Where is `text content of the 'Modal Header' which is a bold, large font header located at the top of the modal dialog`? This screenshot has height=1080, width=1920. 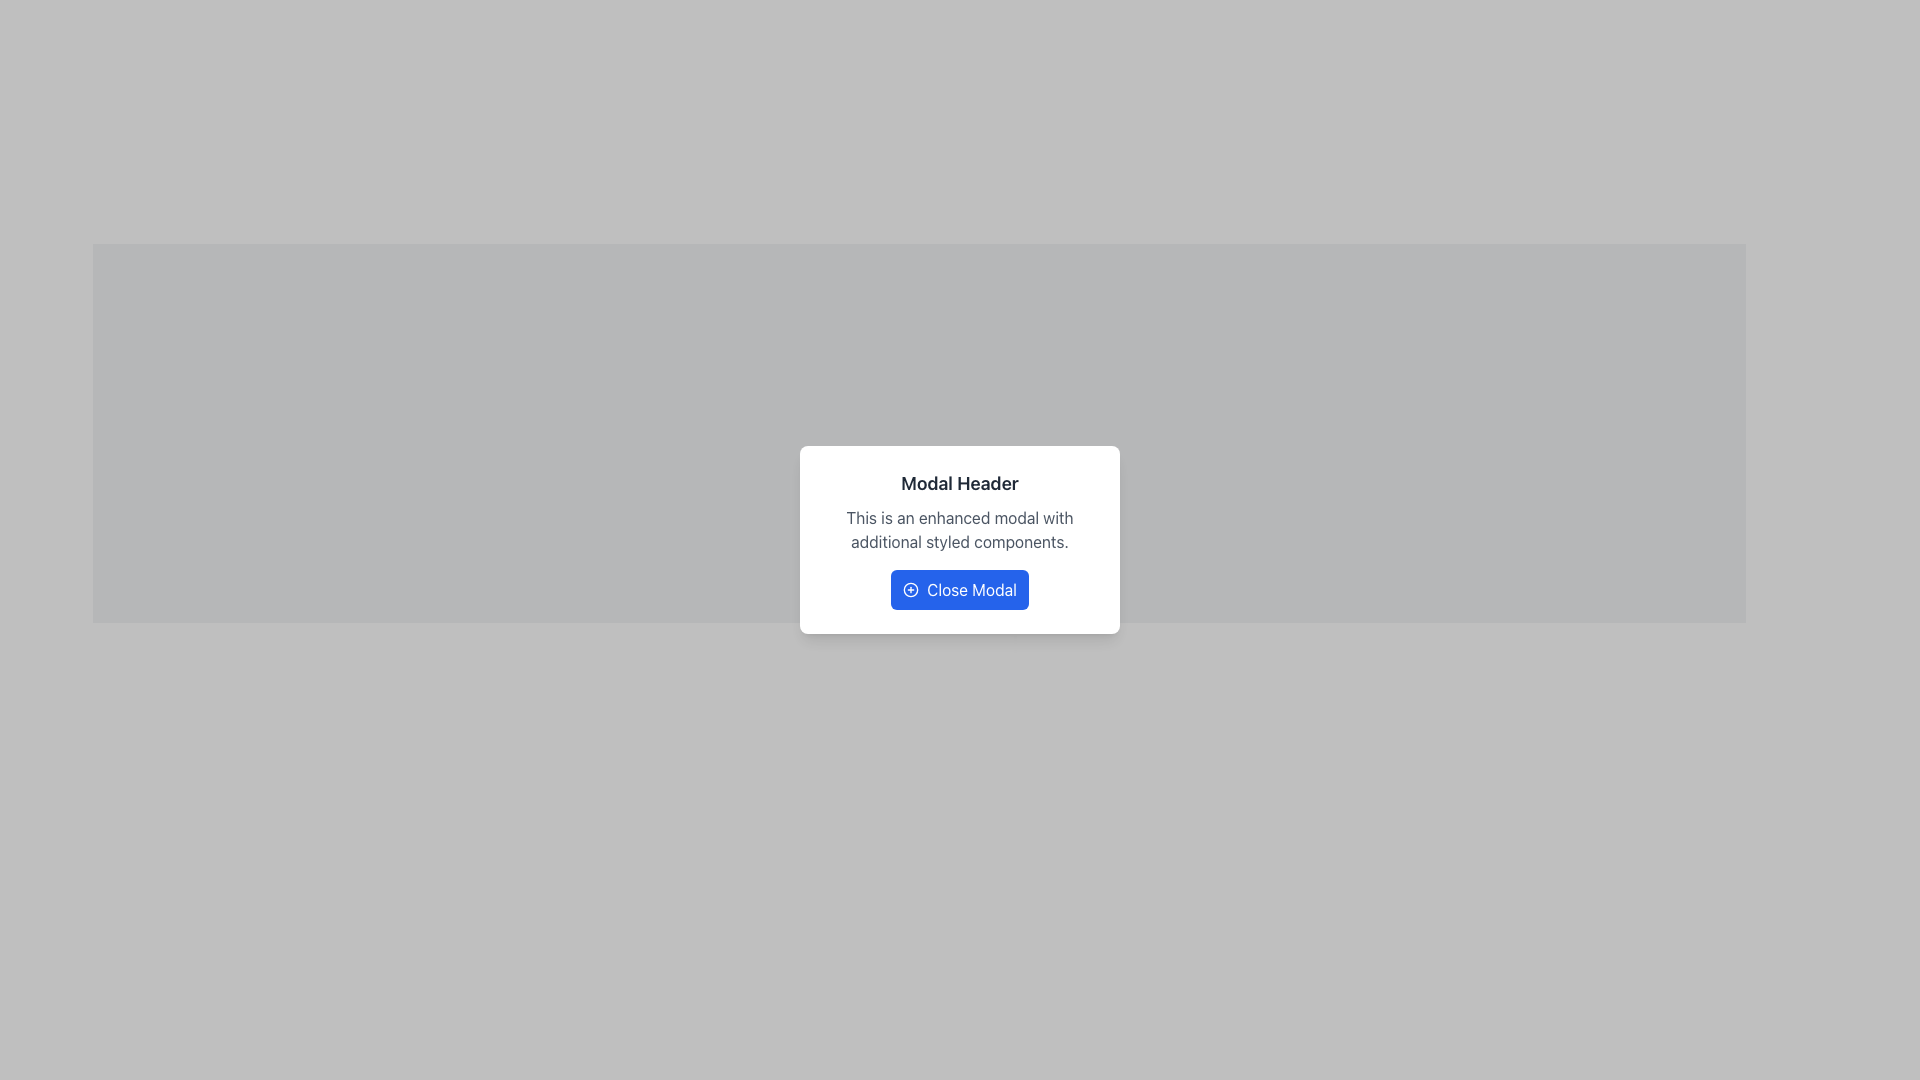
text content of the 'Modal Header' which is a bold, large font header located at the top of the modal dialog is located at coordinates (960, 483).